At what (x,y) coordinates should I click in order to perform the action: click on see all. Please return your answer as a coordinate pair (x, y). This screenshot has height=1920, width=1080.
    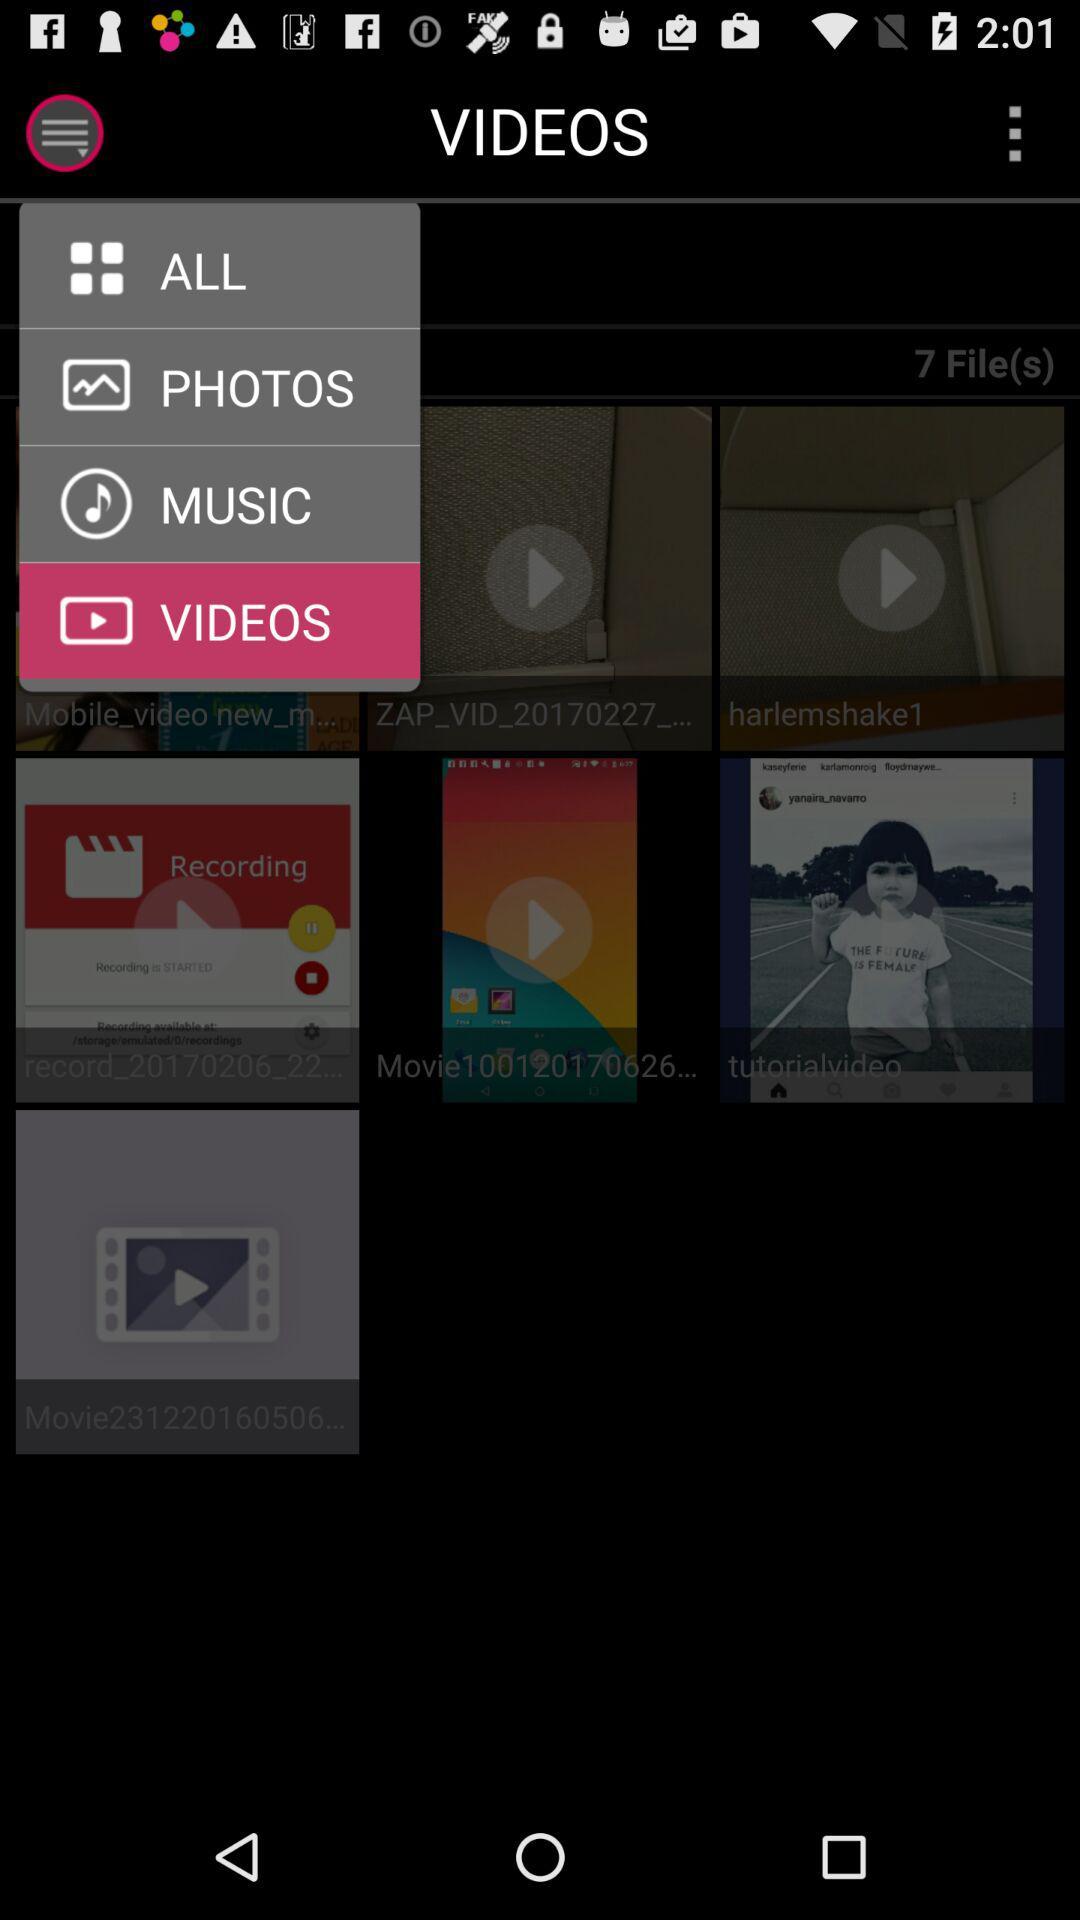
    Looking at the image, I should click on (219, 328).